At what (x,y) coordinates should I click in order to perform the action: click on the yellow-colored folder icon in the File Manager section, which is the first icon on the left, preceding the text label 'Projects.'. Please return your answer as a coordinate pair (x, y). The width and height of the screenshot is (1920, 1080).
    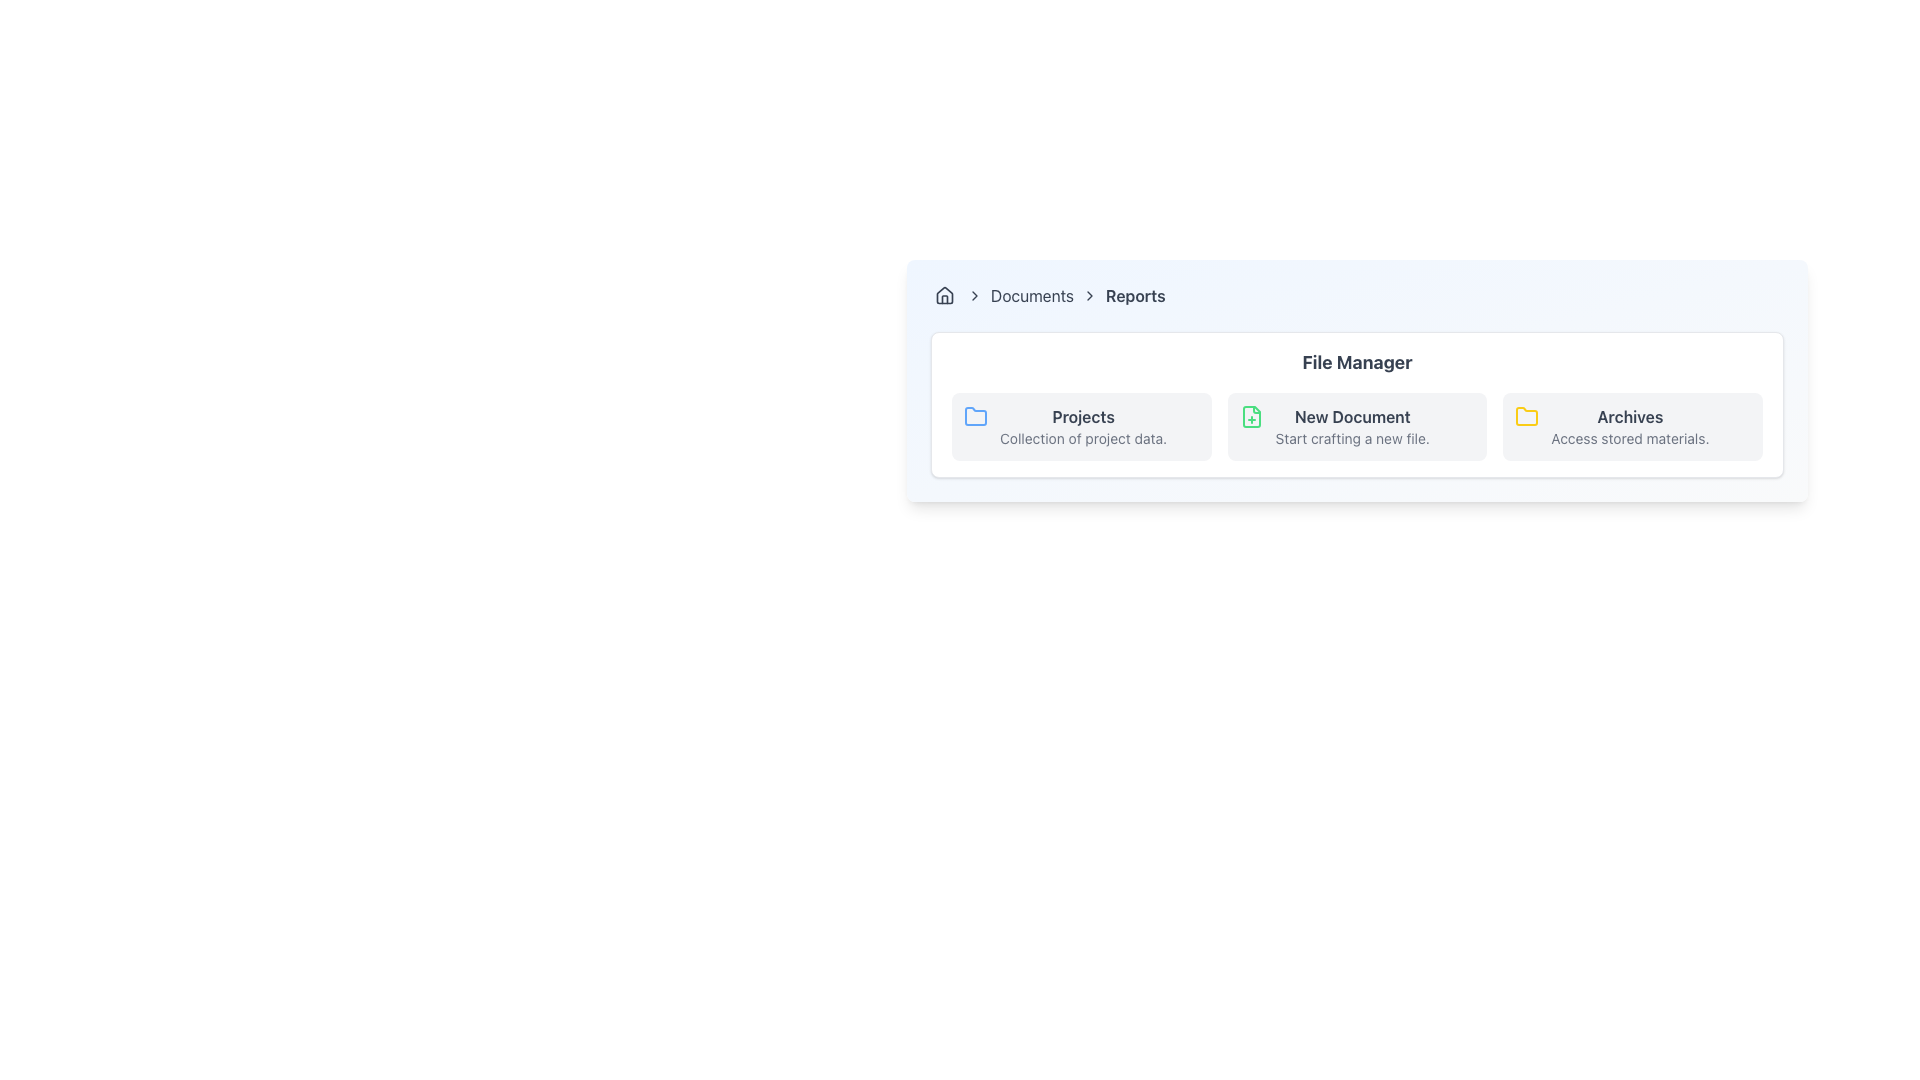
    Looking at the image, I should click on (1526, 415).